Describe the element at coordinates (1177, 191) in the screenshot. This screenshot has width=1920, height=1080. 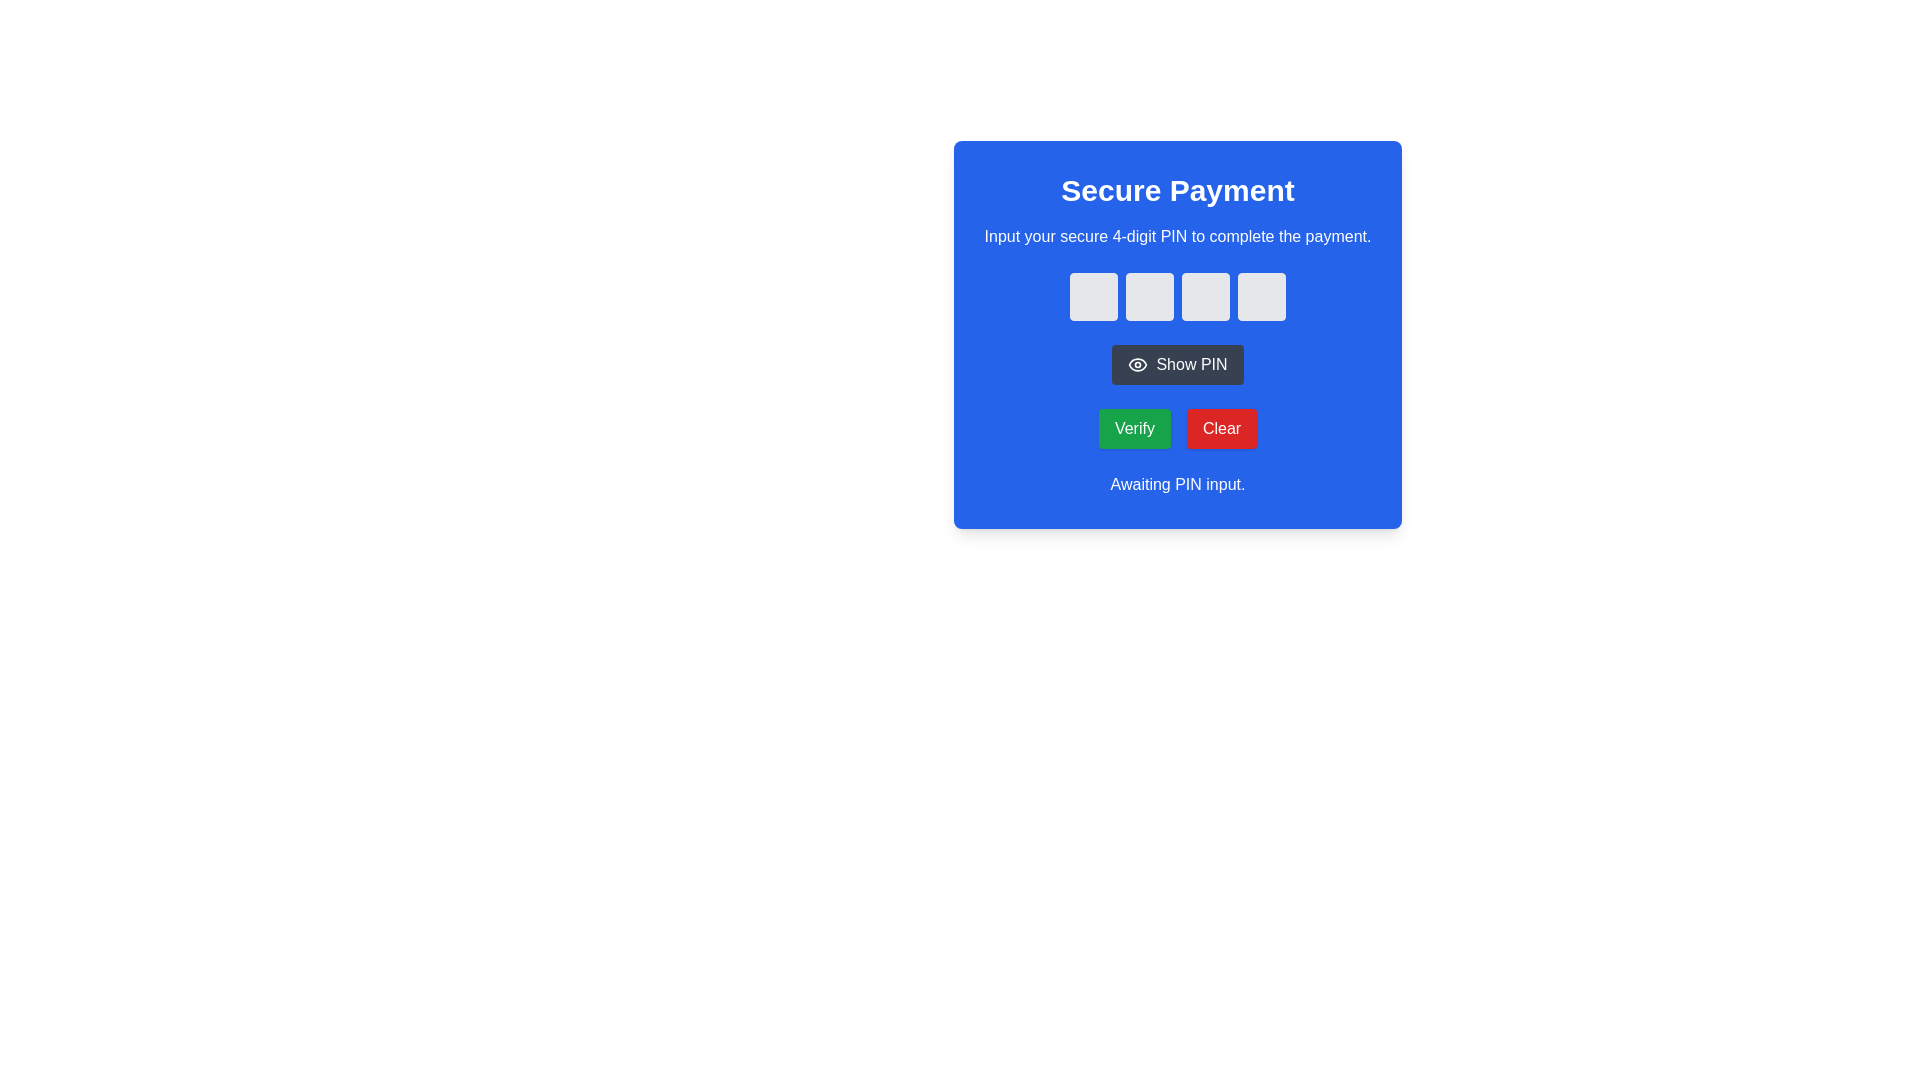
I see `the text label that serves as the title for the payment interface, which is centrally aligned at the top of the PIN input form section` at that location.